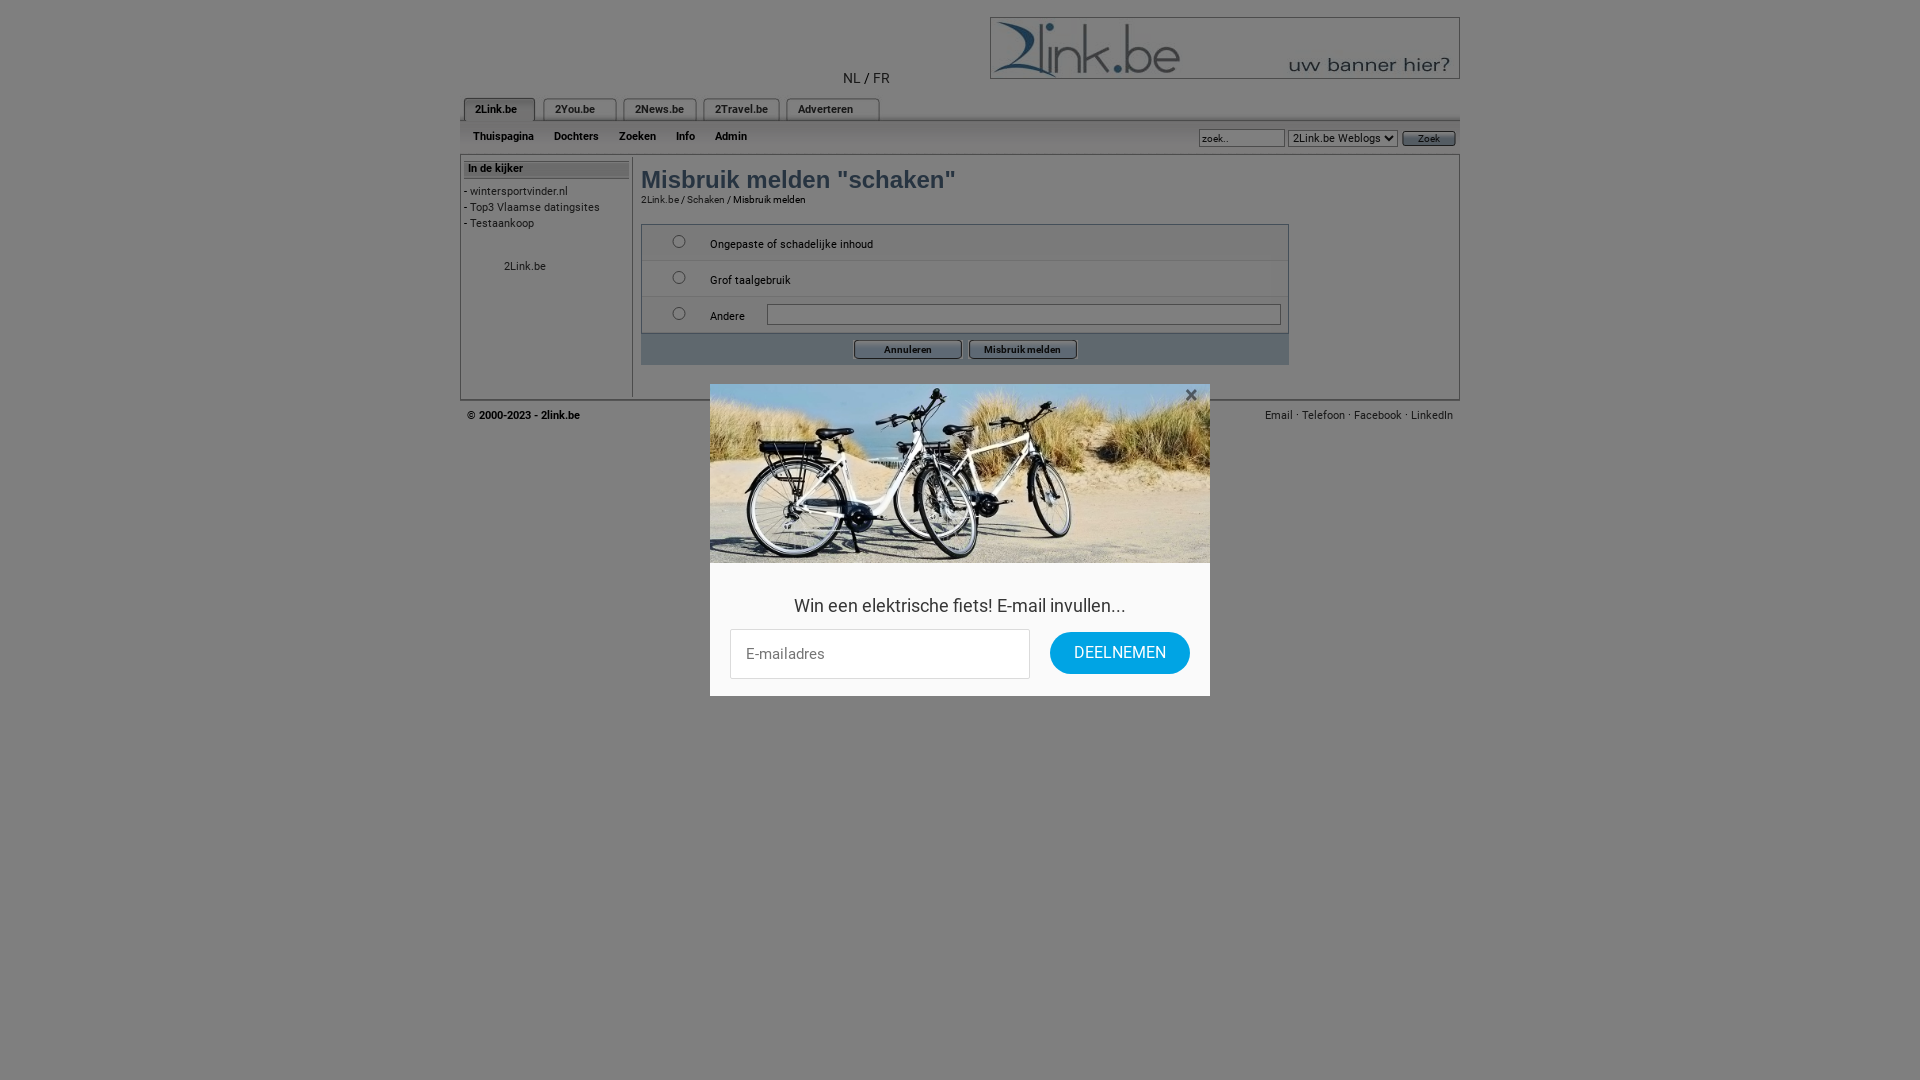 The image size is (1920, 1080). Describe the element at coordinates (1323, 414) in the screenshot. I see `'Telefoon'` at that location.